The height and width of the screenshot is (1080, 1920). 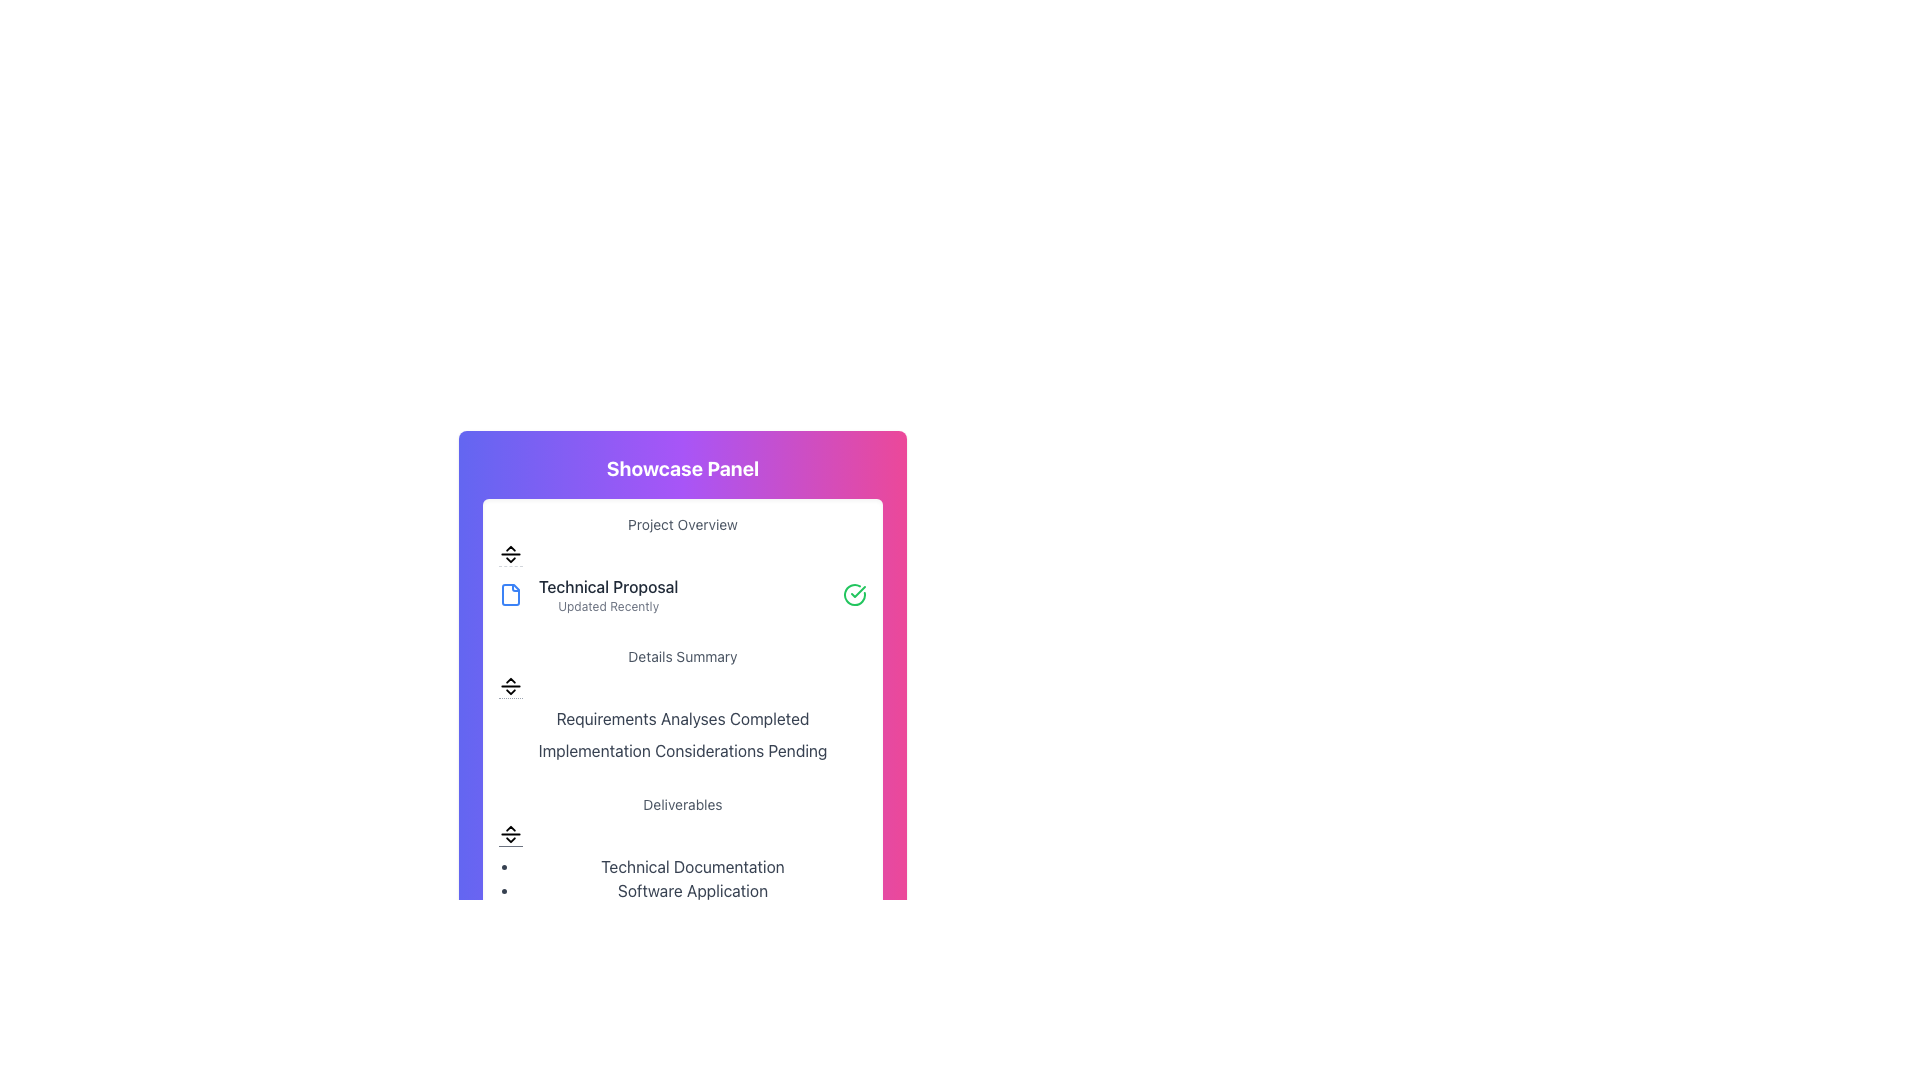 I want to click on text in the Text Block that conveys the statuses of 'Requirements Analyses' and 'Implementation Considerations' located under the 'Details Summary' section header, so click(x=682, y=735).